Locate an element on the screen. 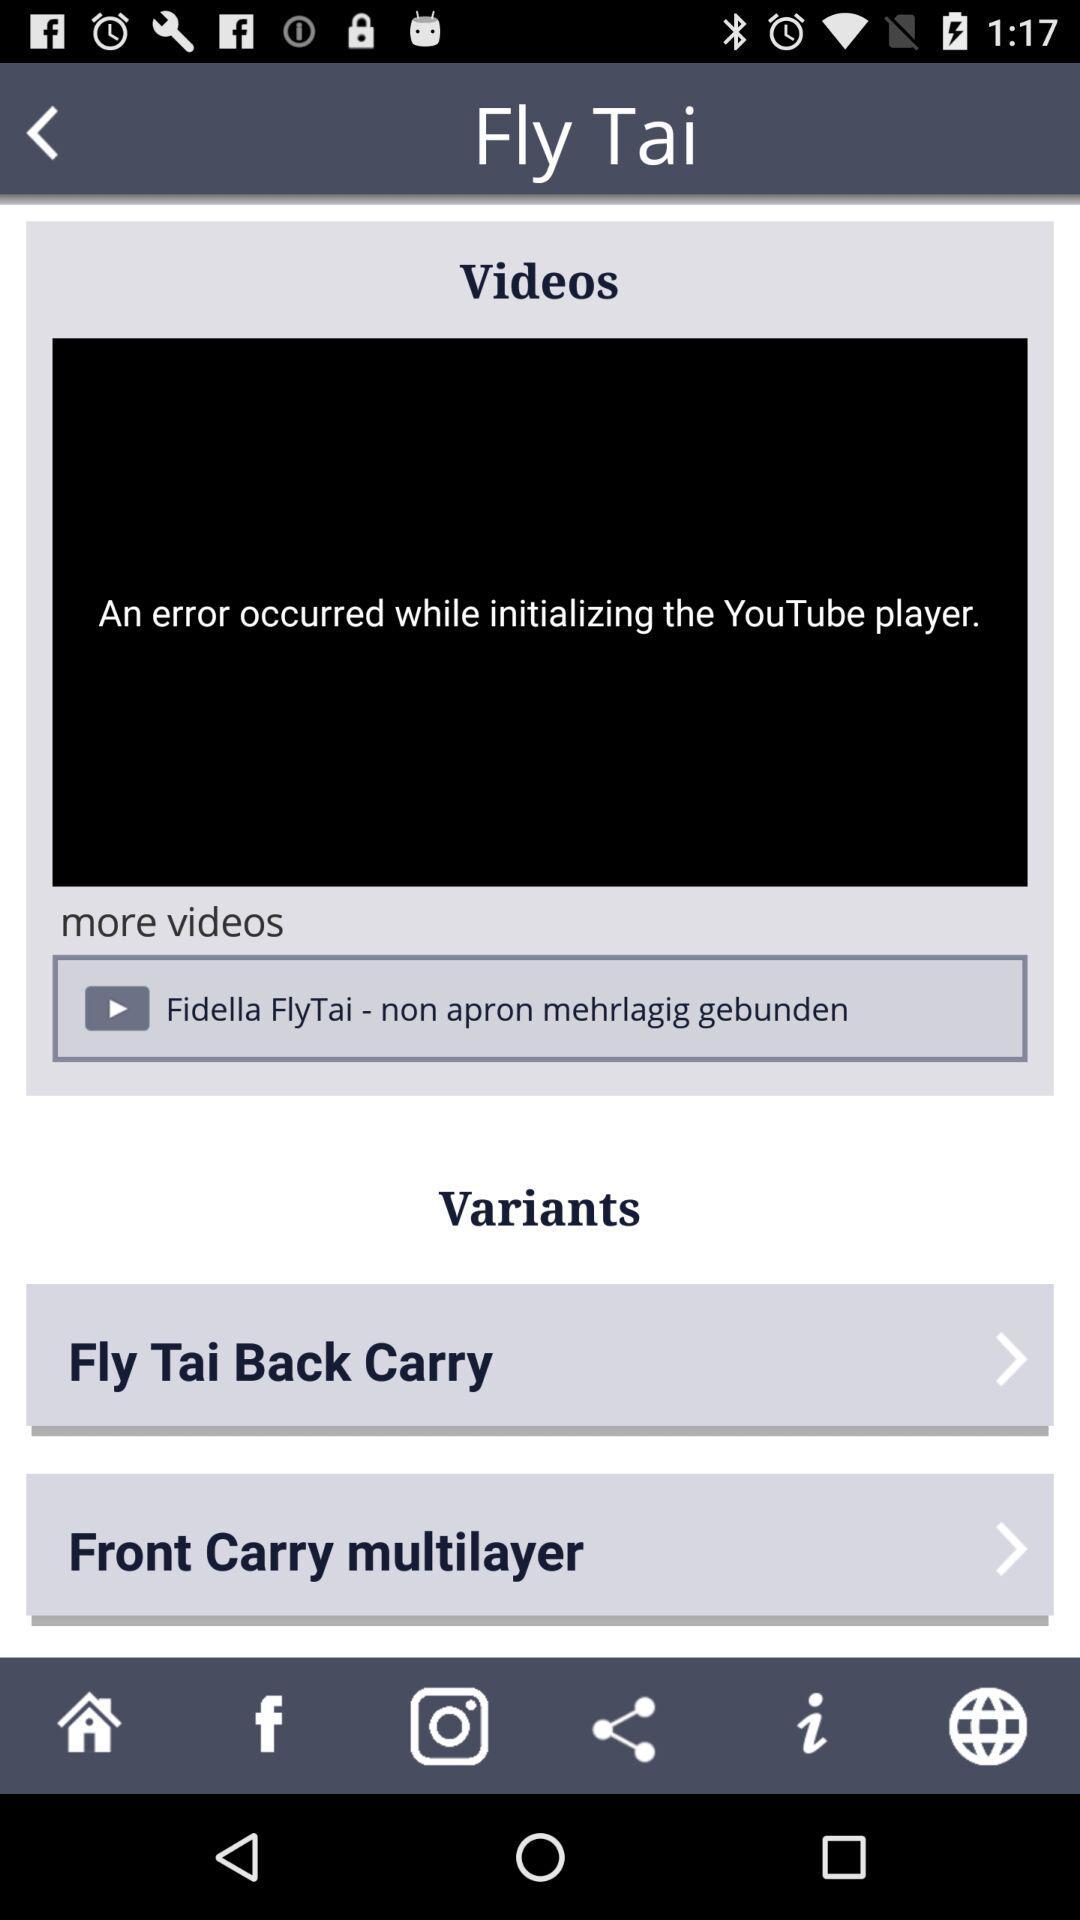 The width and height of the screenshot is (1080, 1920). the share icon is located at coordinates (628, 1846).